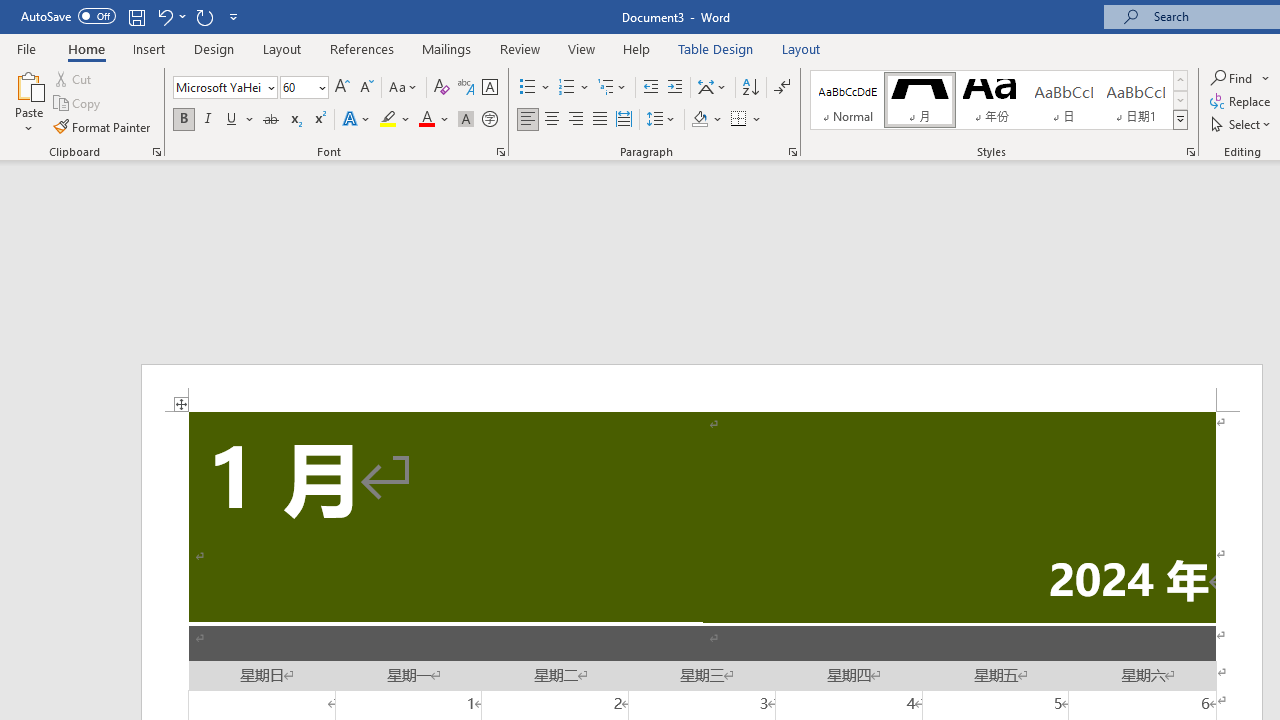 This screenshot has height=720, width=1280. Describe the element at coordinates (441, 86) in the screenshot. I see `'Clear Formatting'` at that location.